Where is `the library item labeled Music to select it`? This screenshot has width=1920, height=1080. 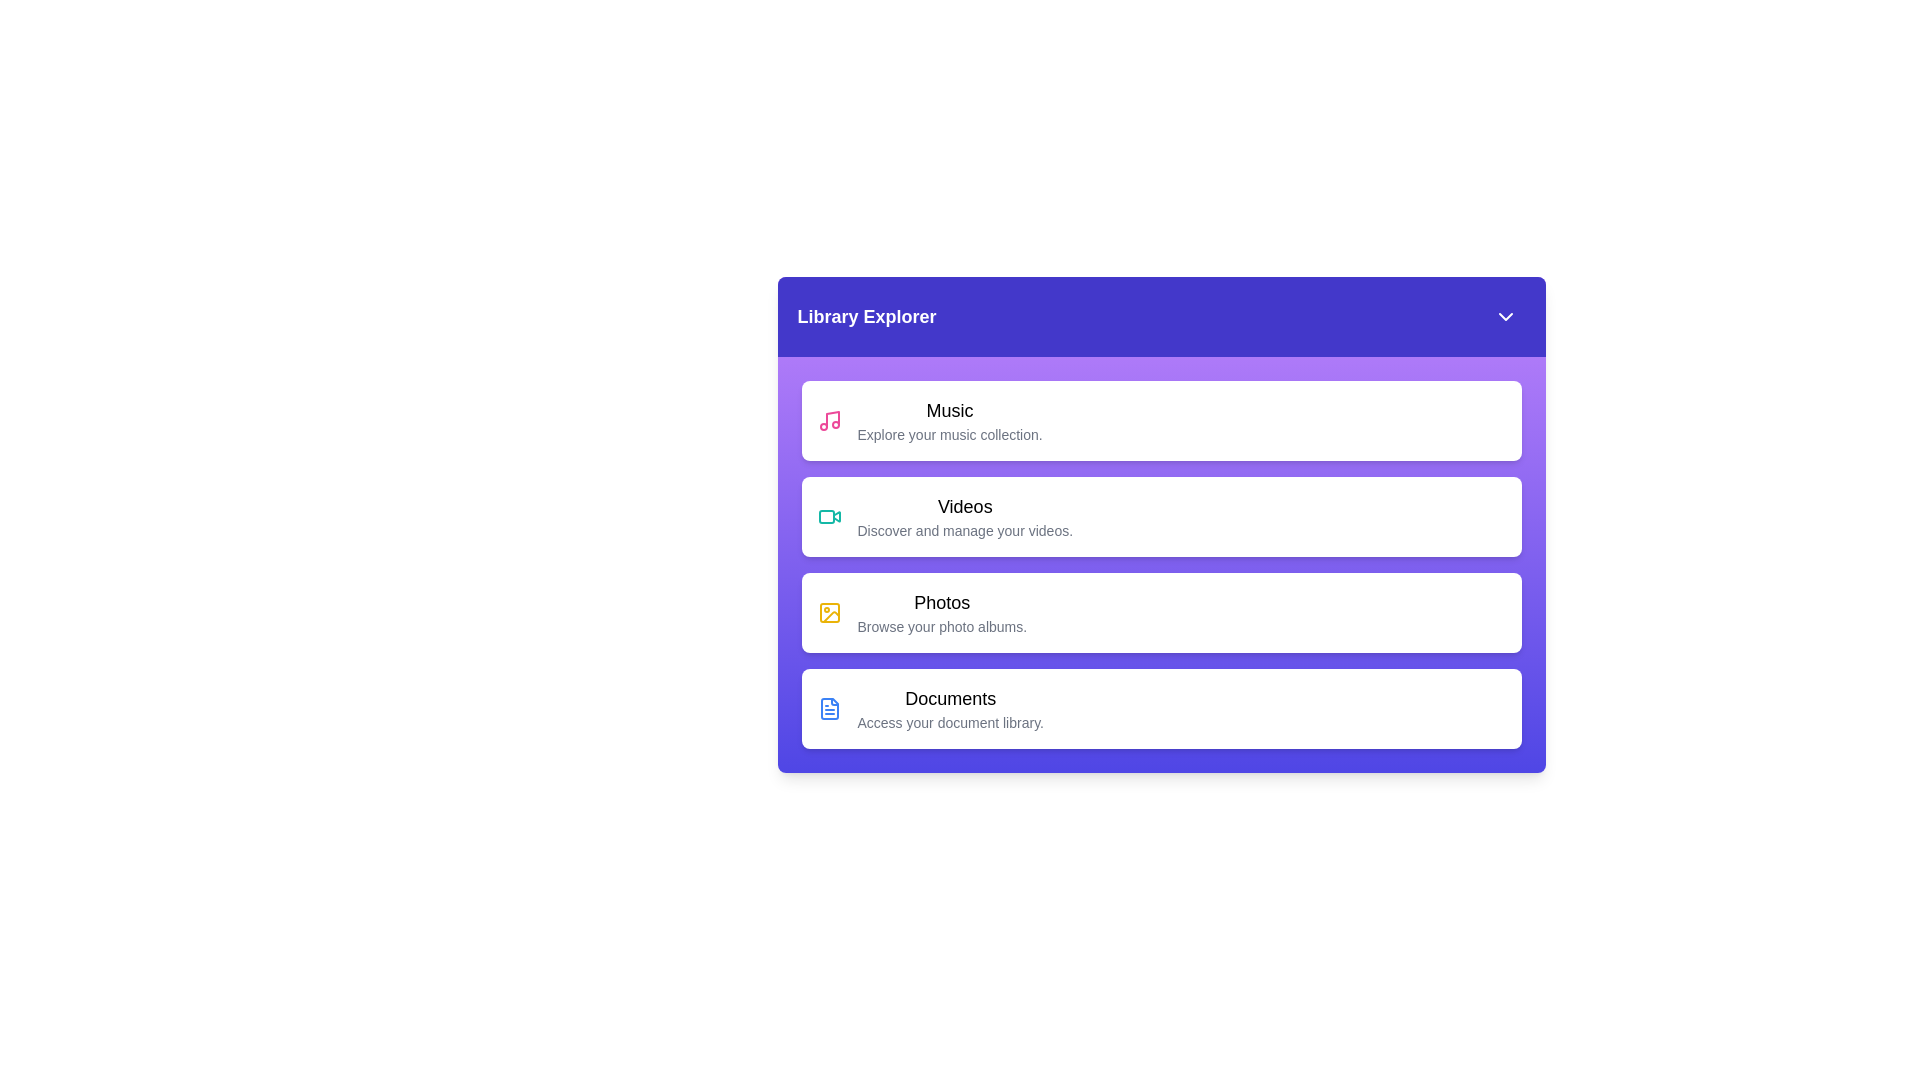
the library item labeled Music to select it is located at coordinates (1161, 419).